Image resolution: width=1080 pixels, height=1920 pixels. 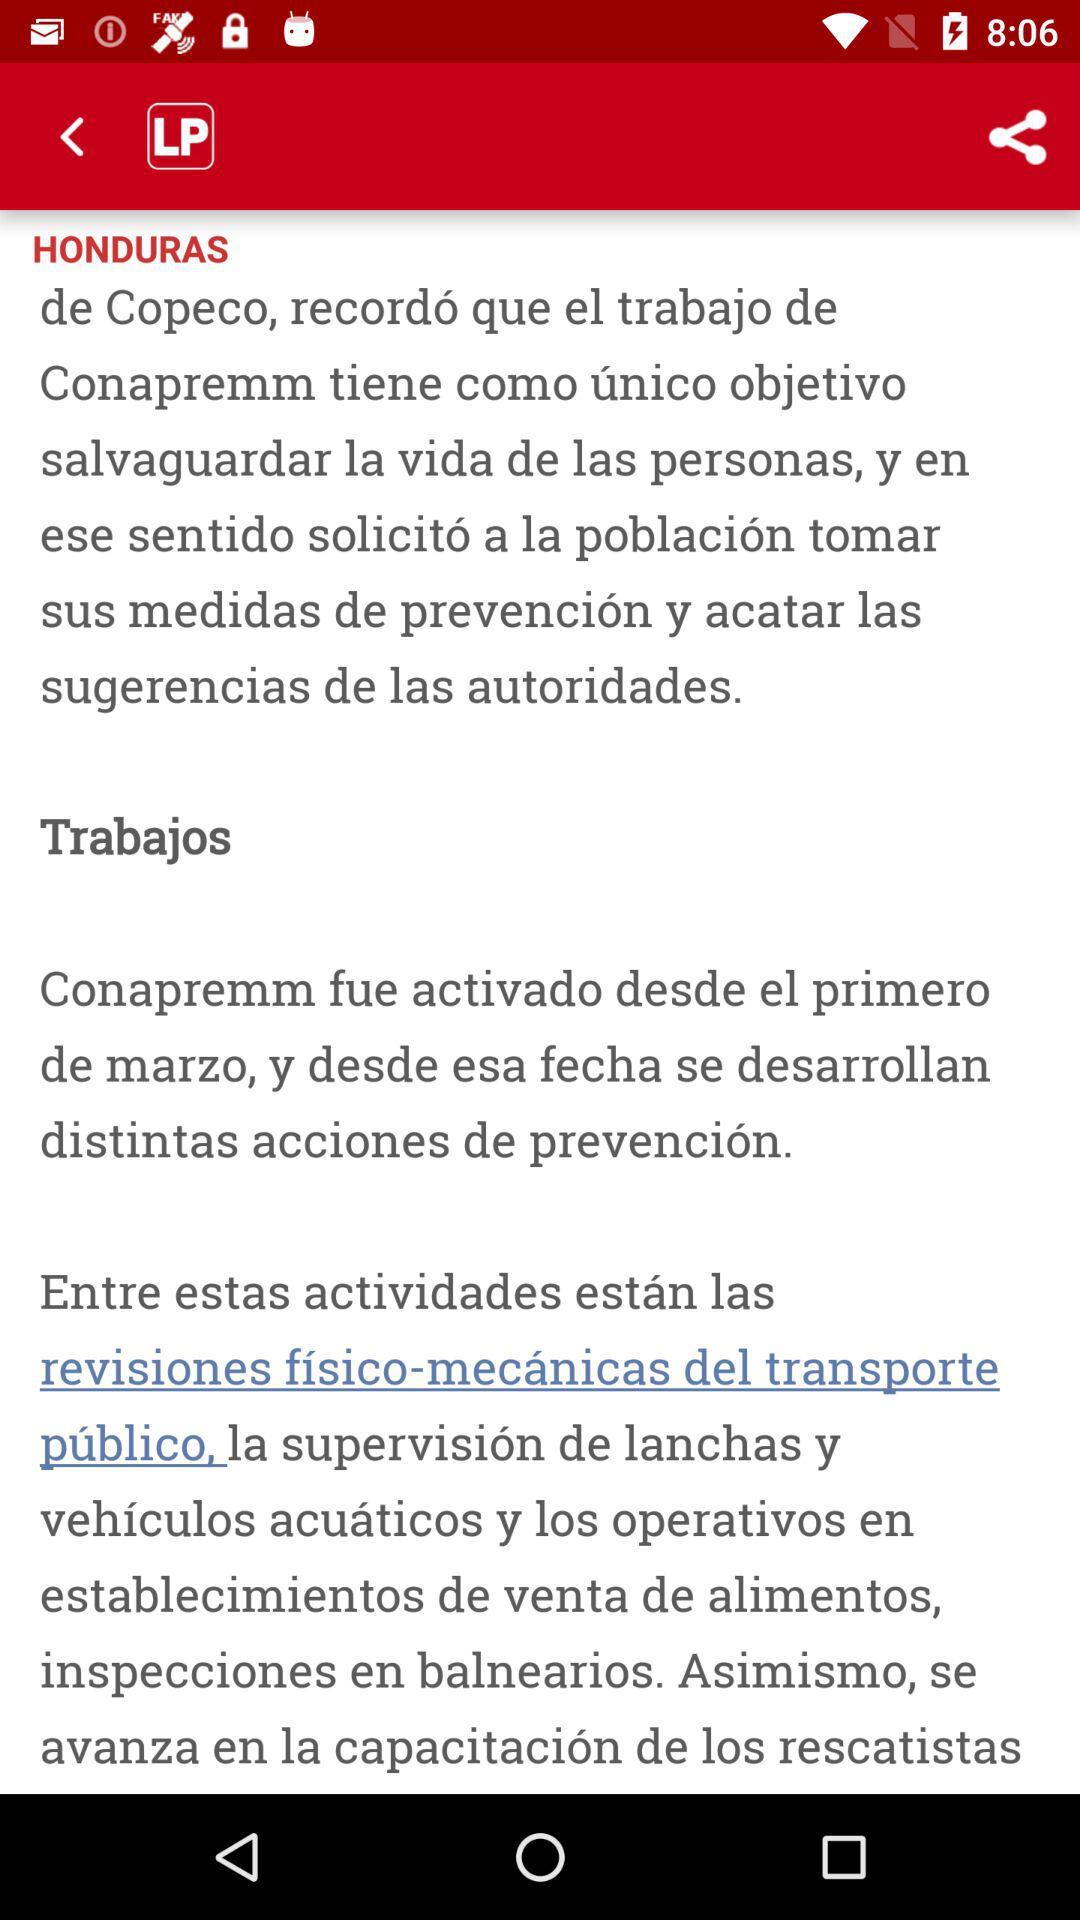 I want to click on the icon next to honduras, so click(x=1017, y=135).